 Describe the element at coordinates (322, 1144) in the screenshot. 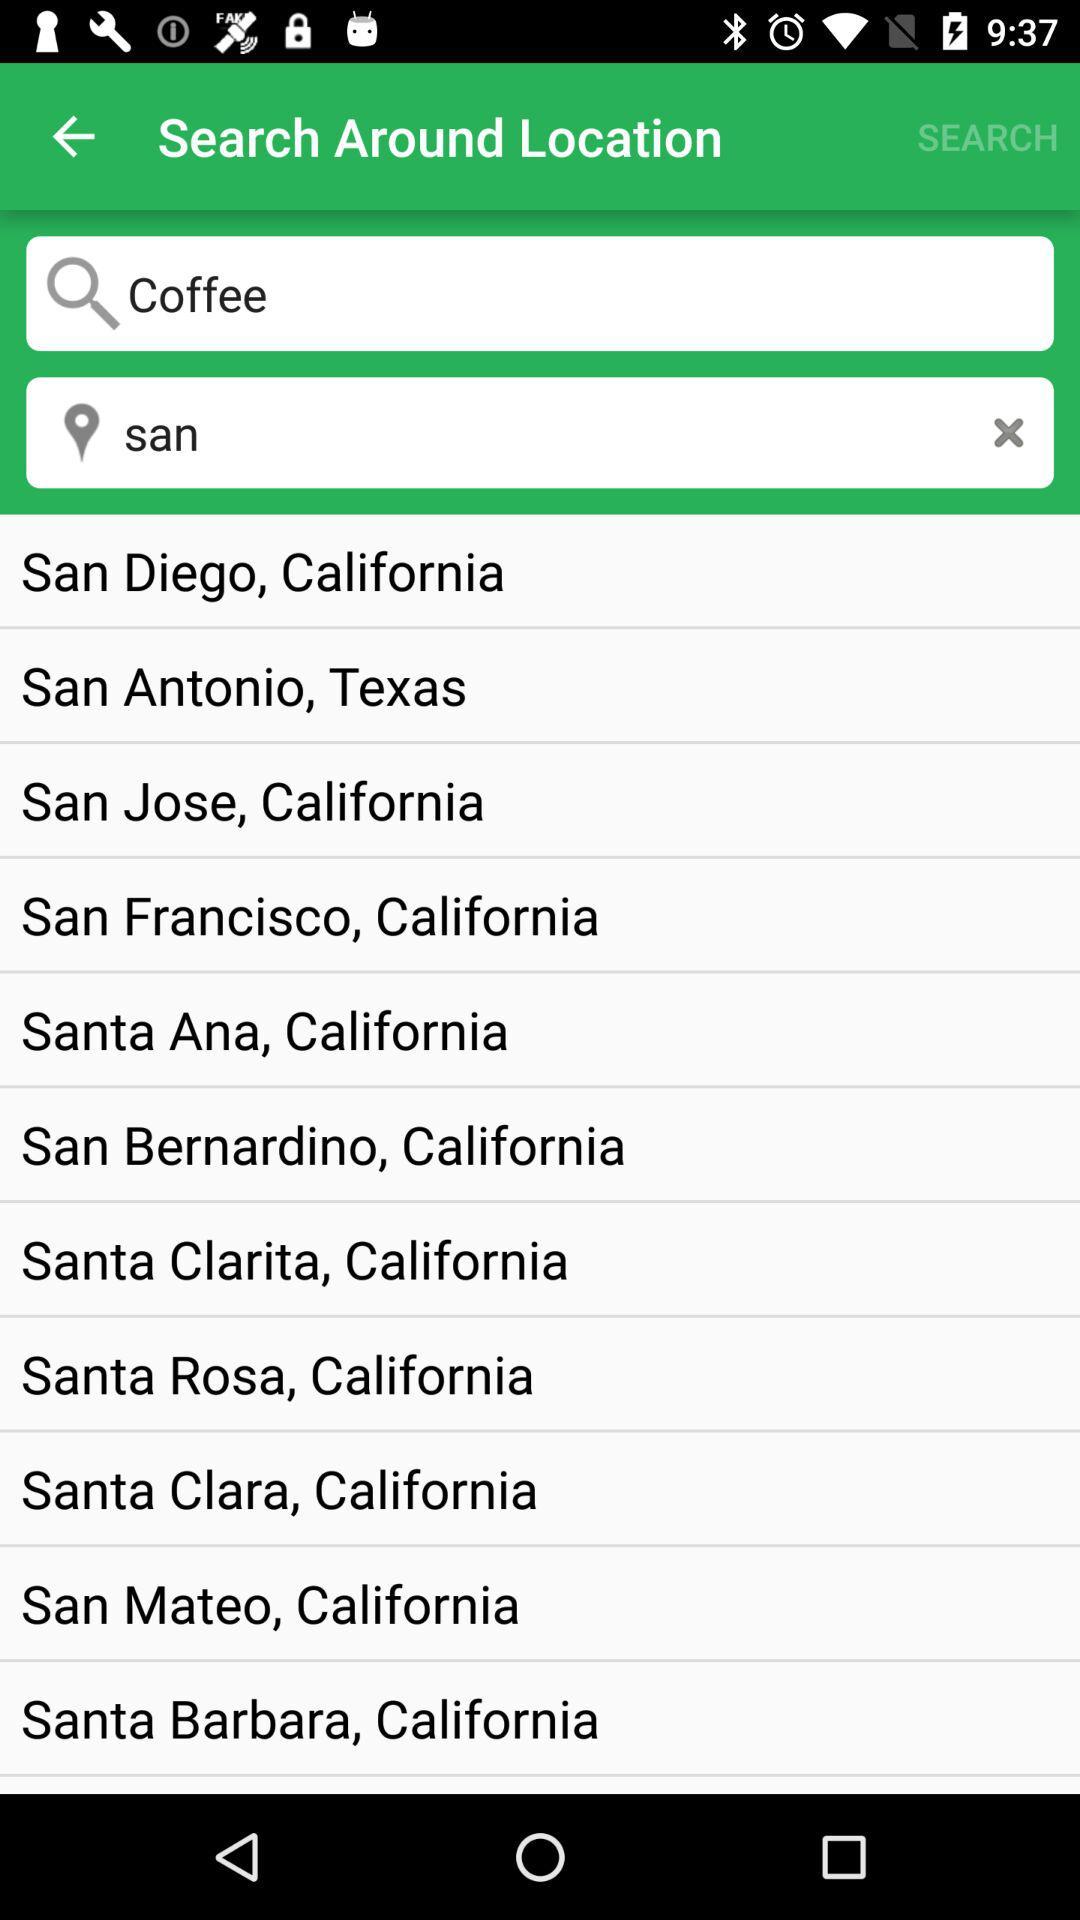

I see `san bernardino, california item` at that location.